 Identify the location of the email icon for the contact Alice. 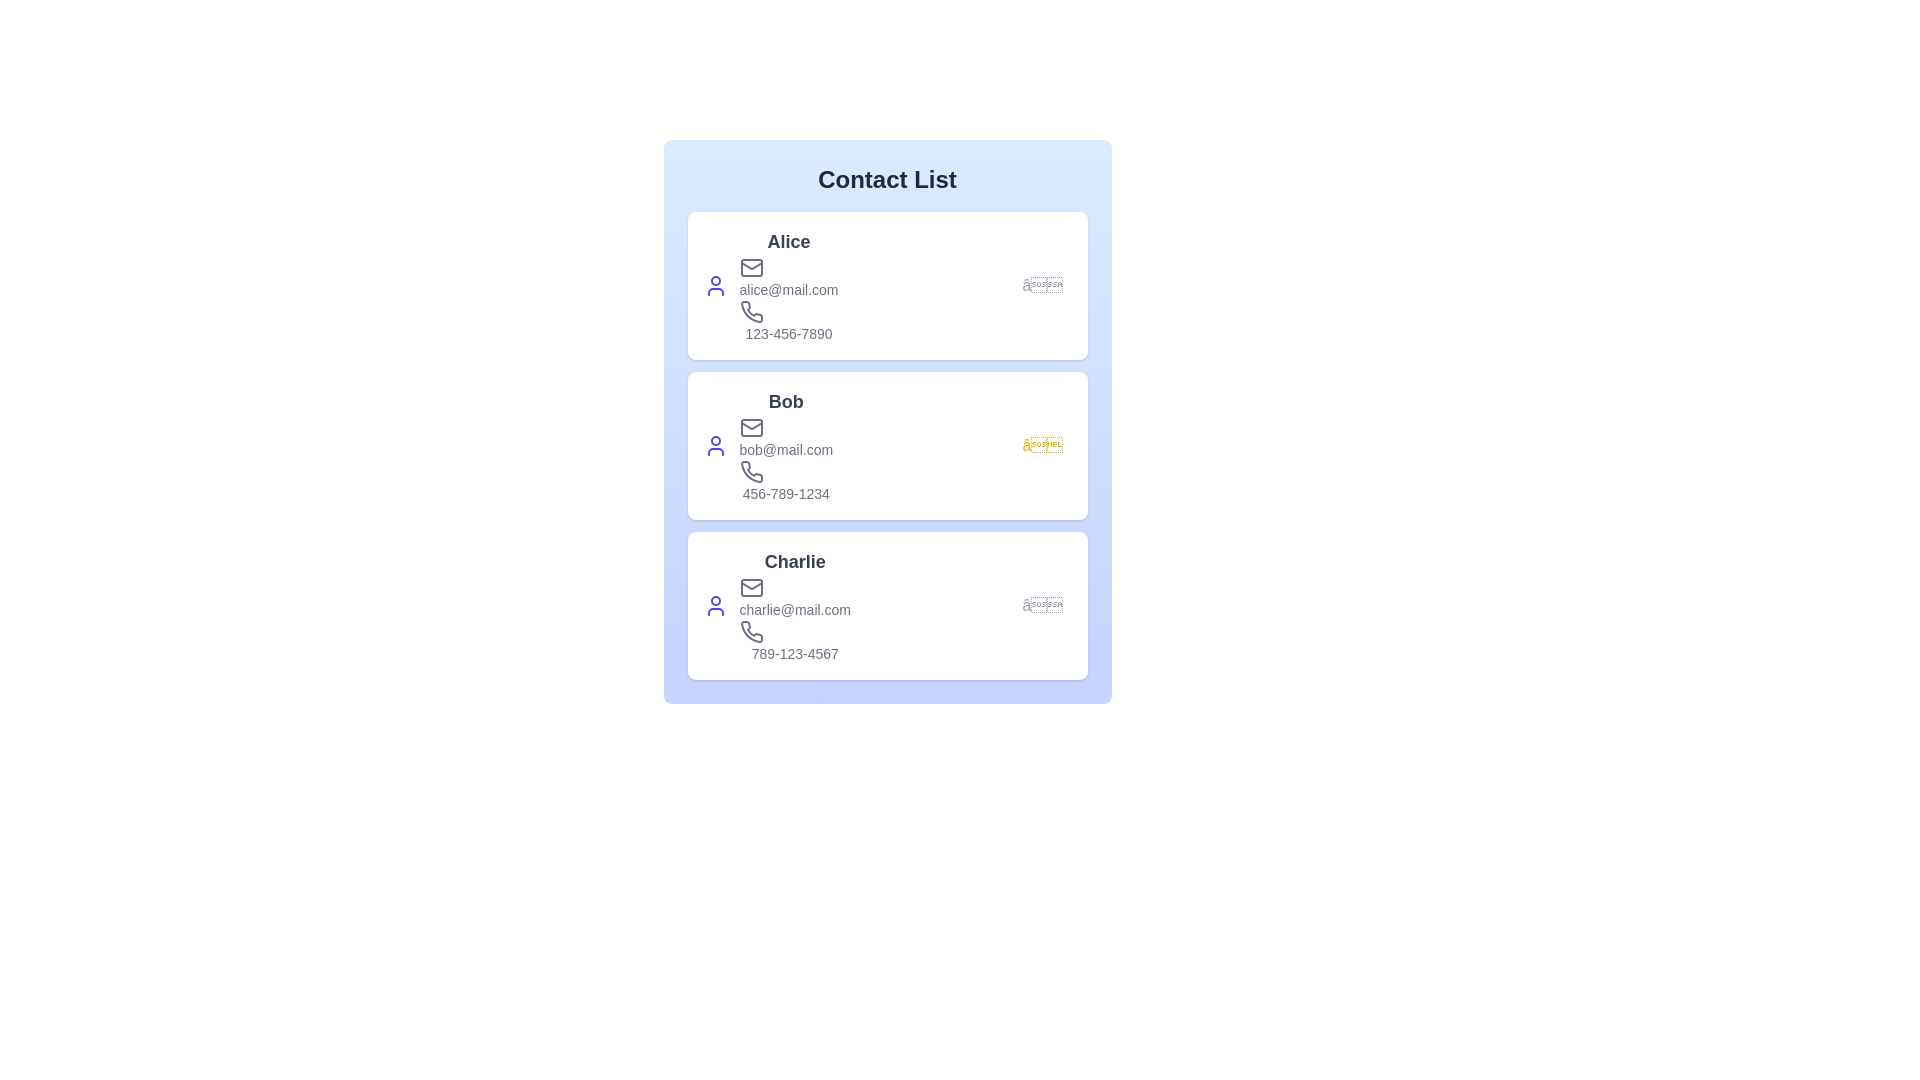
(750, 266).